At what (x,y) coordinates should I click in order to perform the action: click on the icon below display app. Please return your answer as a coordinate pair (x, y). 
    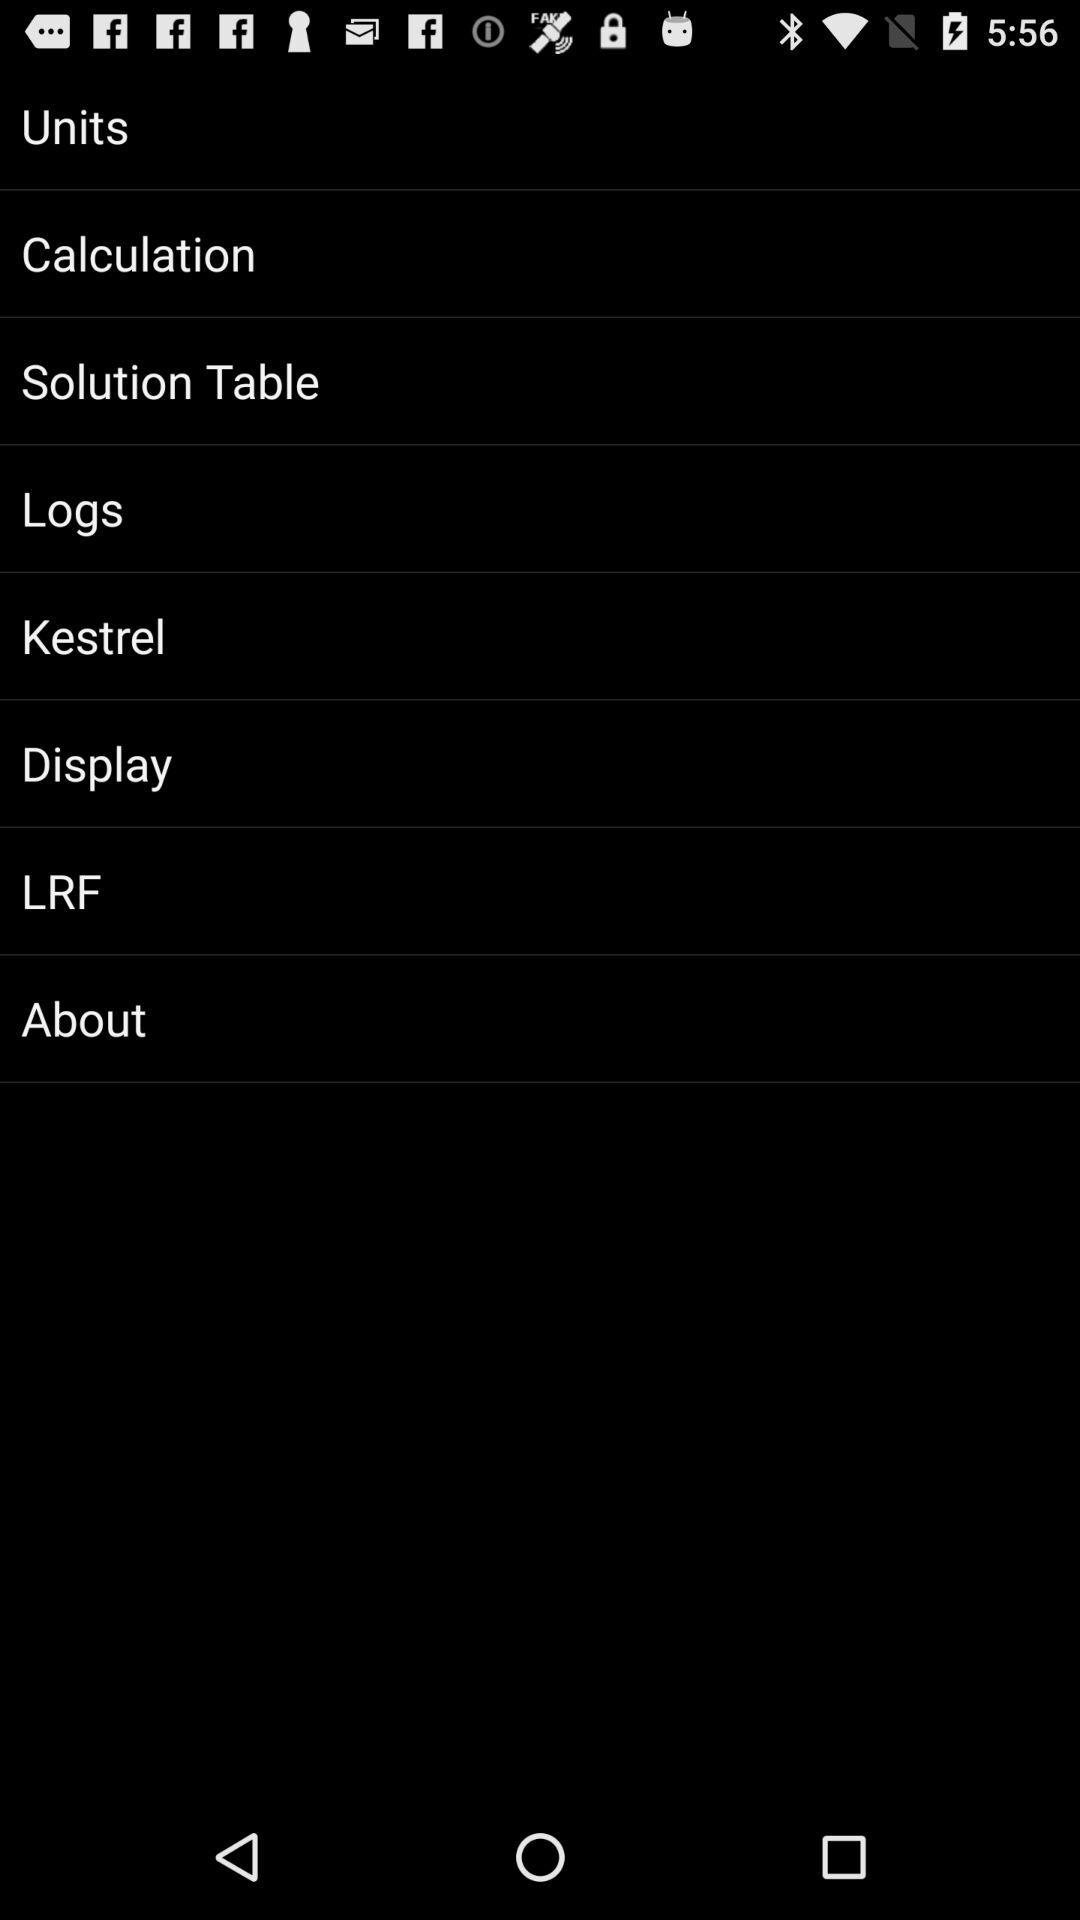
    Looking at the image, I should click on (540, 890).